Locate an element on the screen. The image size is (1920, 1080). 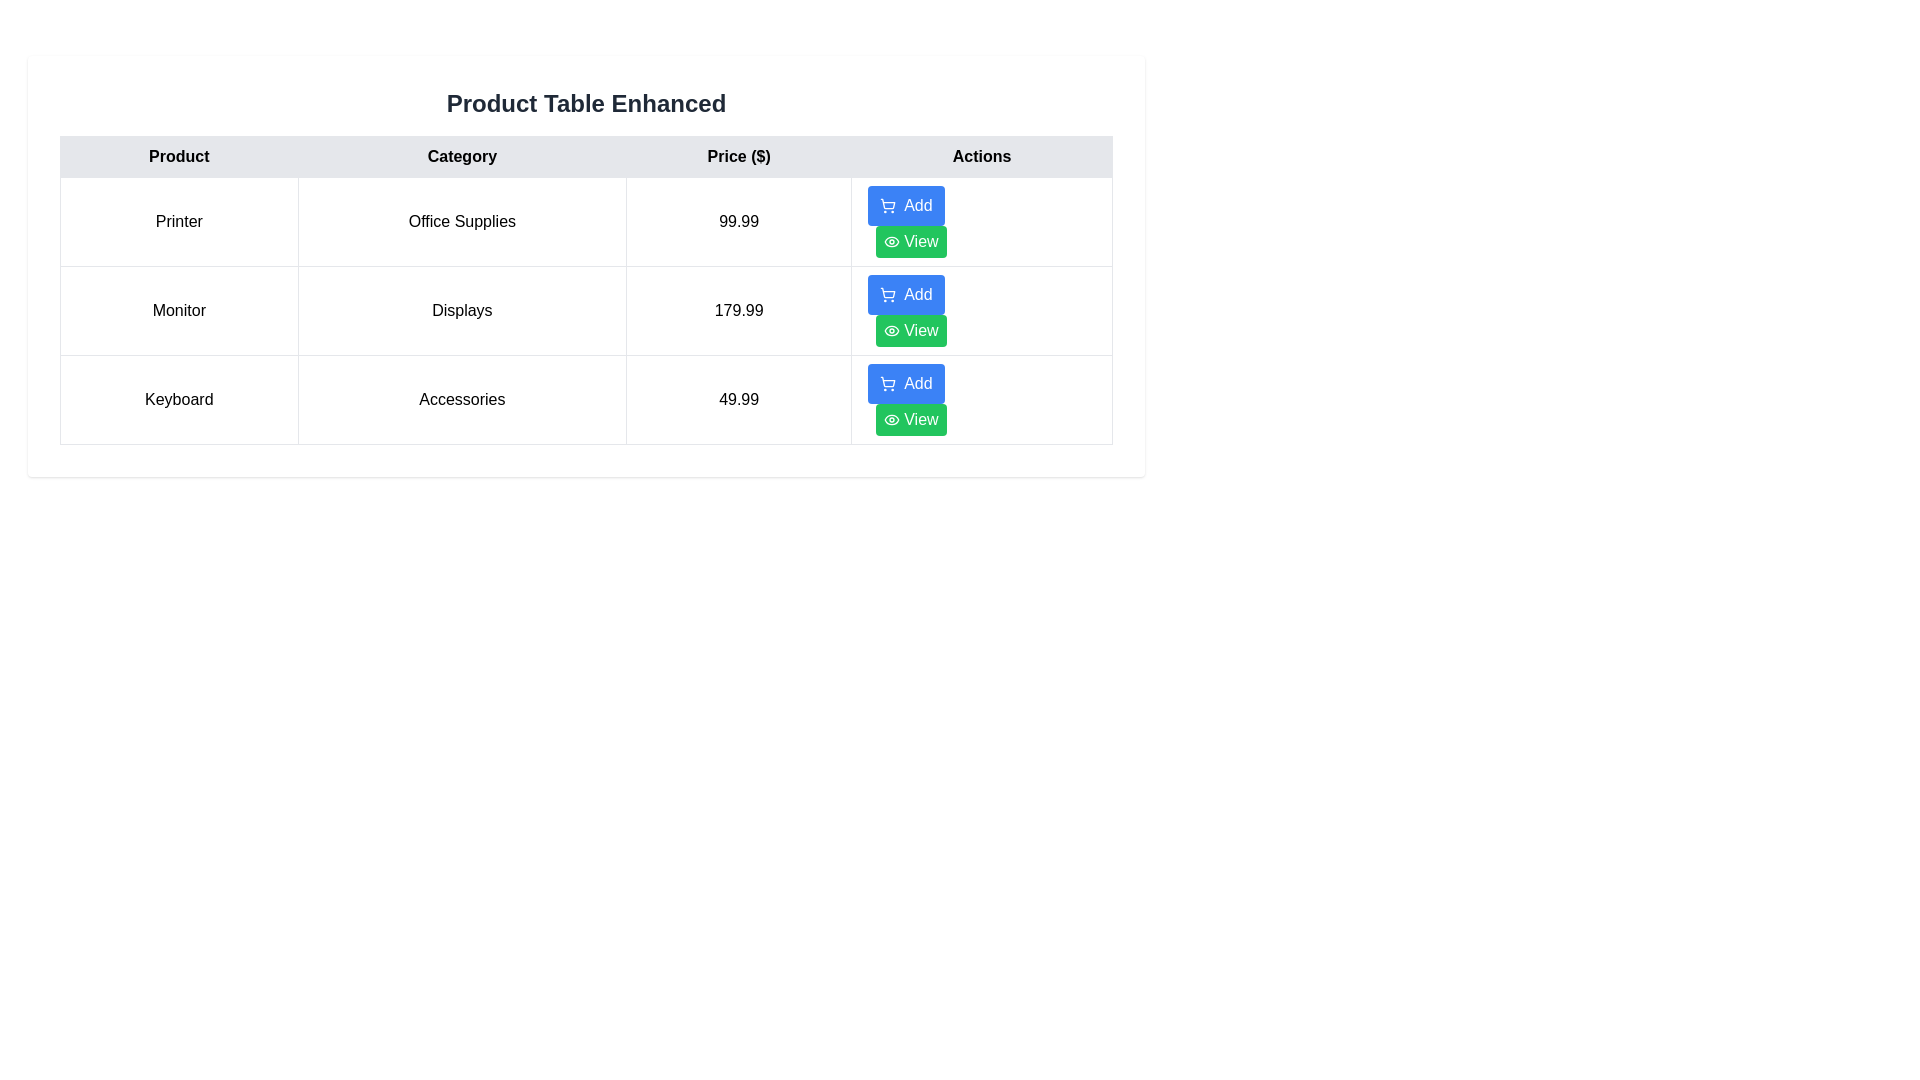
the table cell containing the text 'Keyboard' in the first column of the third row, which is directly under the 'Monitor' text is located at coordinates (179, 400).